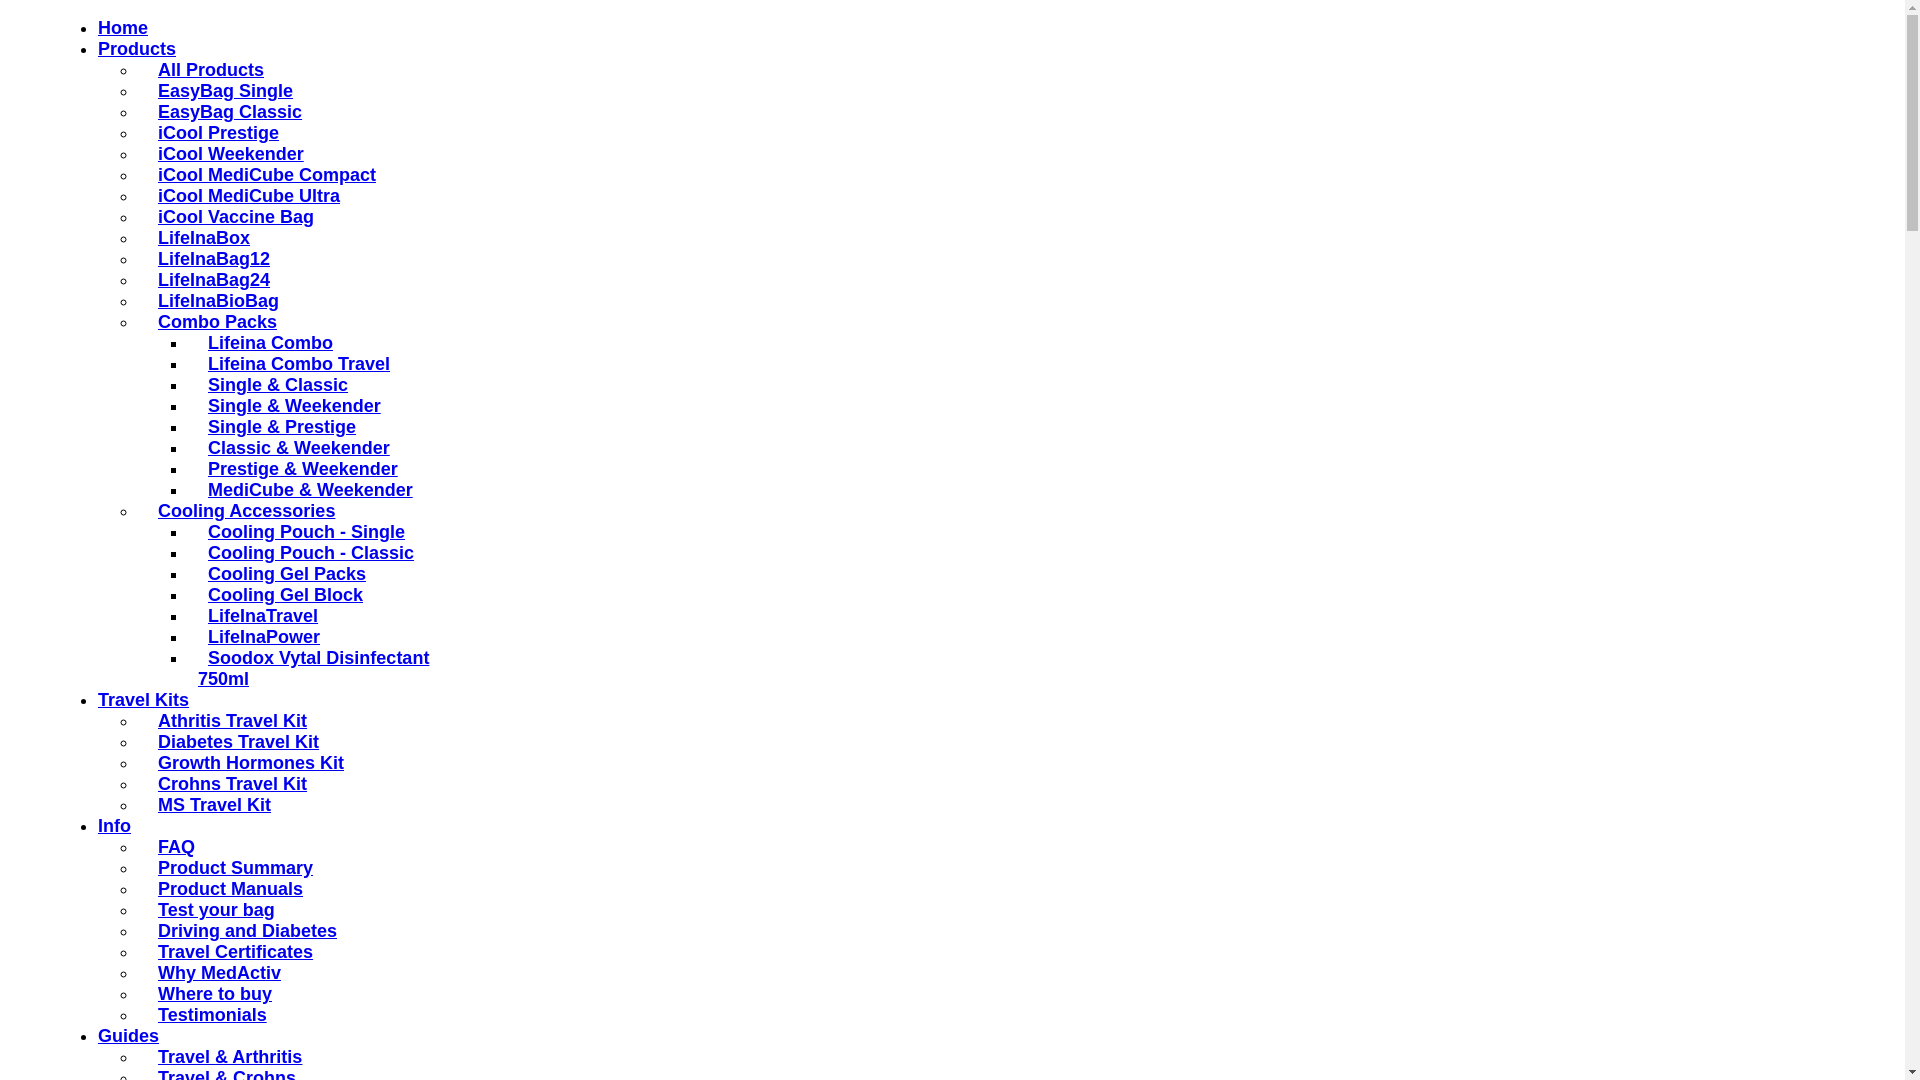  What do you see at coordinates (147, 847) in the screenshot?
I see `'FAQ'` at bounding box center [147, 847].